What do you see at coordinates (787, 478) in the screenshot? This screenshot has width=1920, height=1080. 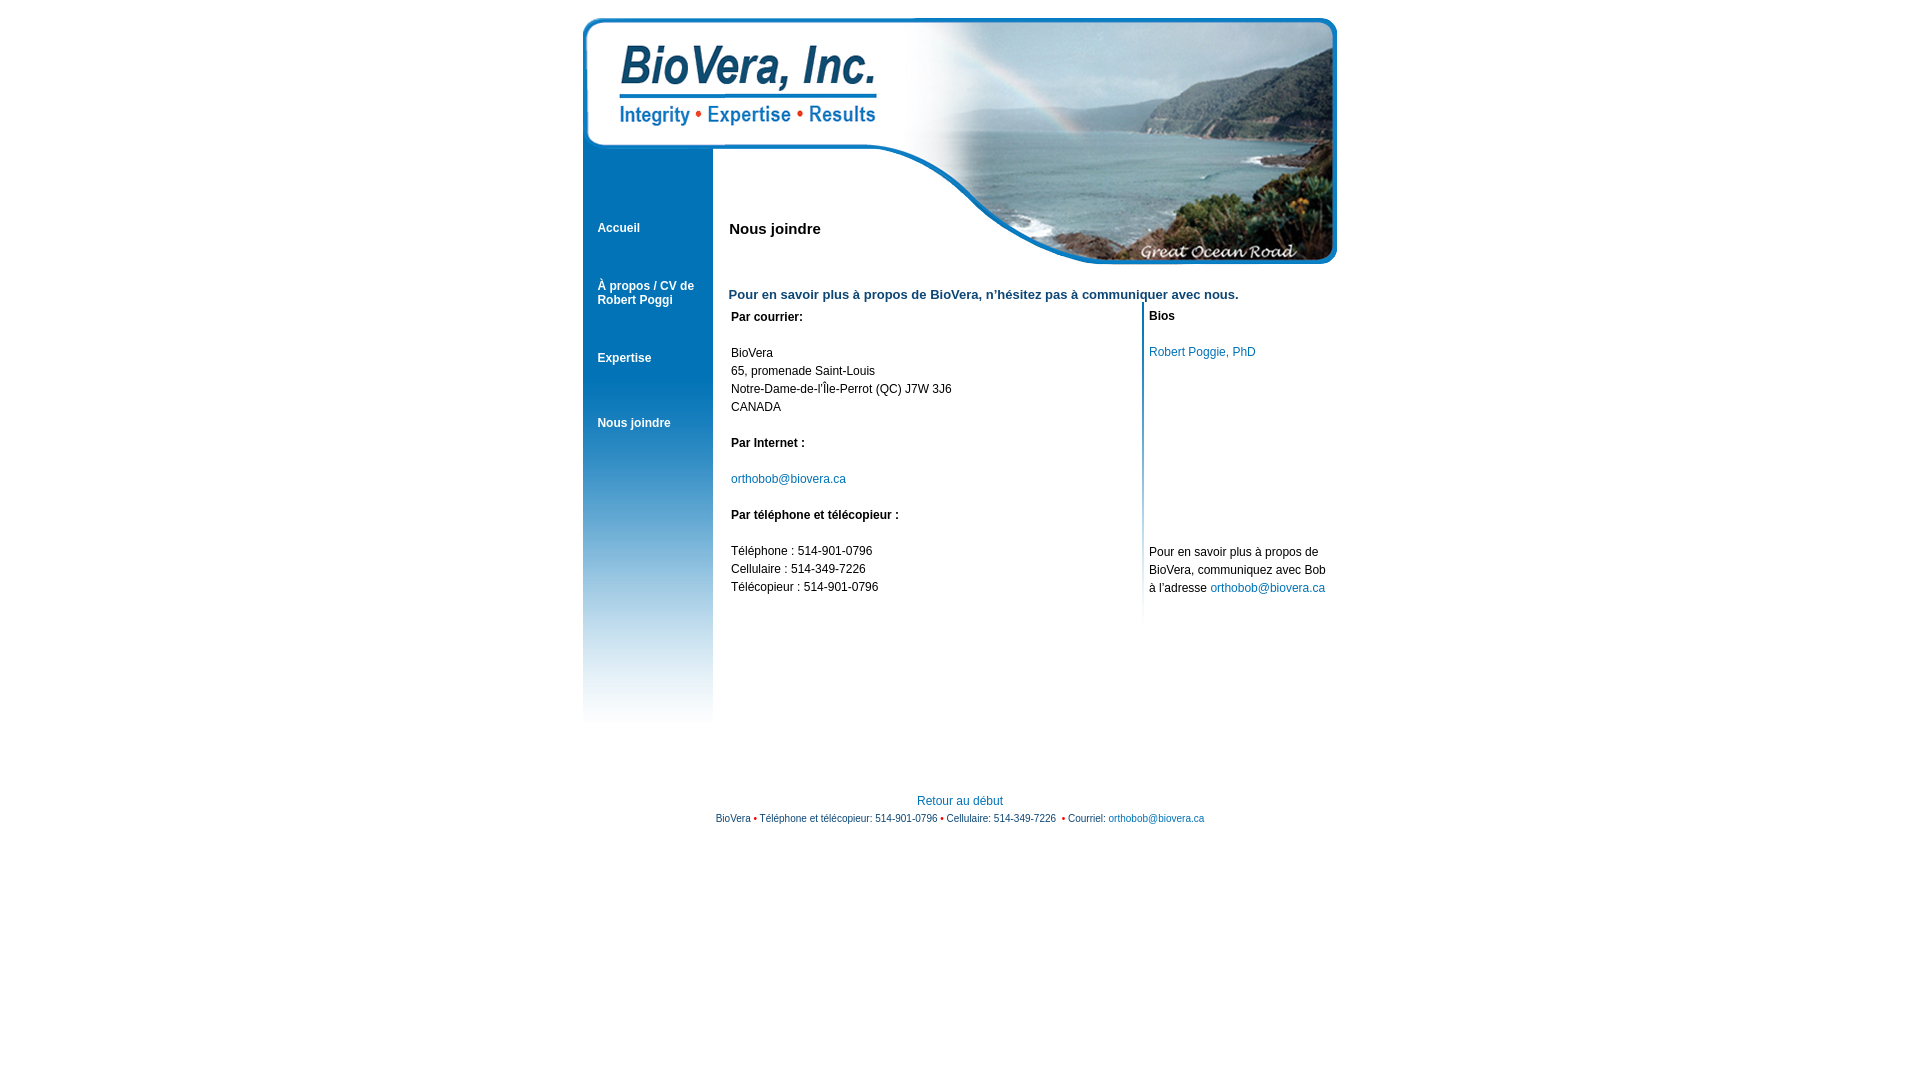 I see `'orthobob@biovera.ca'` at bounding box center [787, 478].